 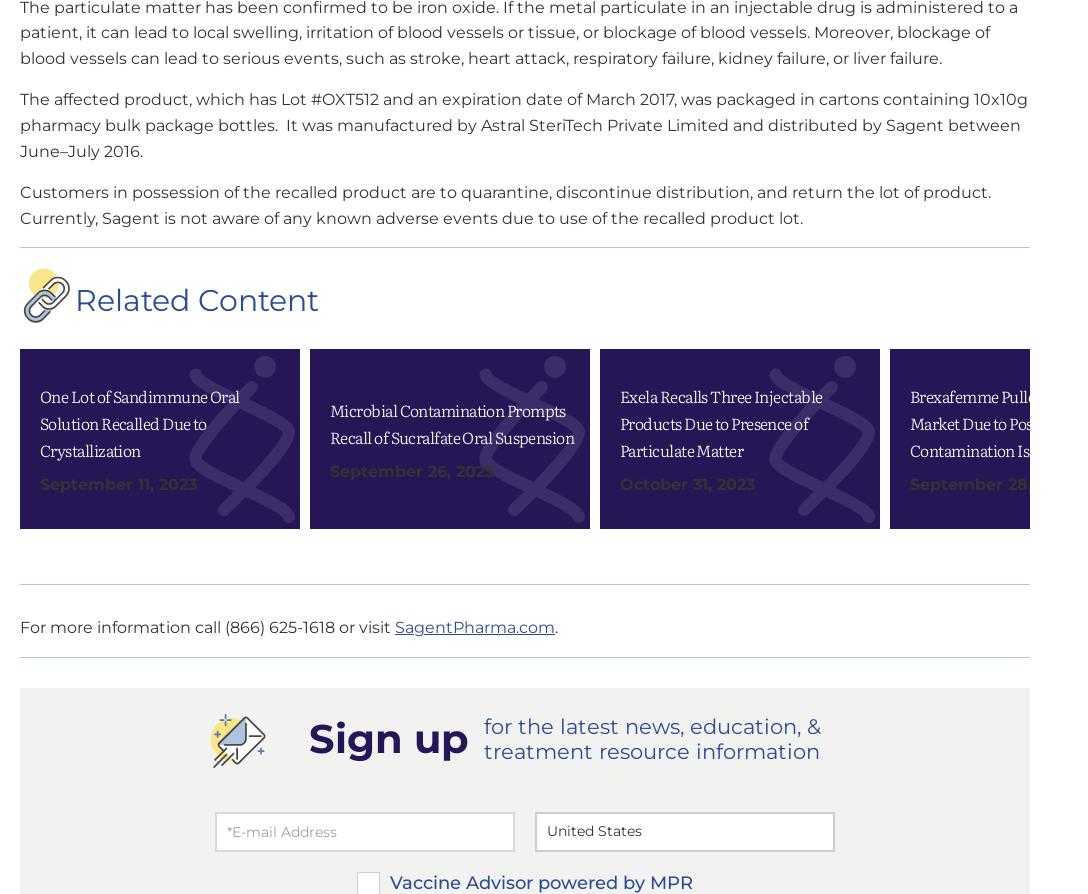 What do you see at coordinates (800, 130) in the screenshot?
I see `'Endocrinology Advisor'` at bounding box center [800, 130].